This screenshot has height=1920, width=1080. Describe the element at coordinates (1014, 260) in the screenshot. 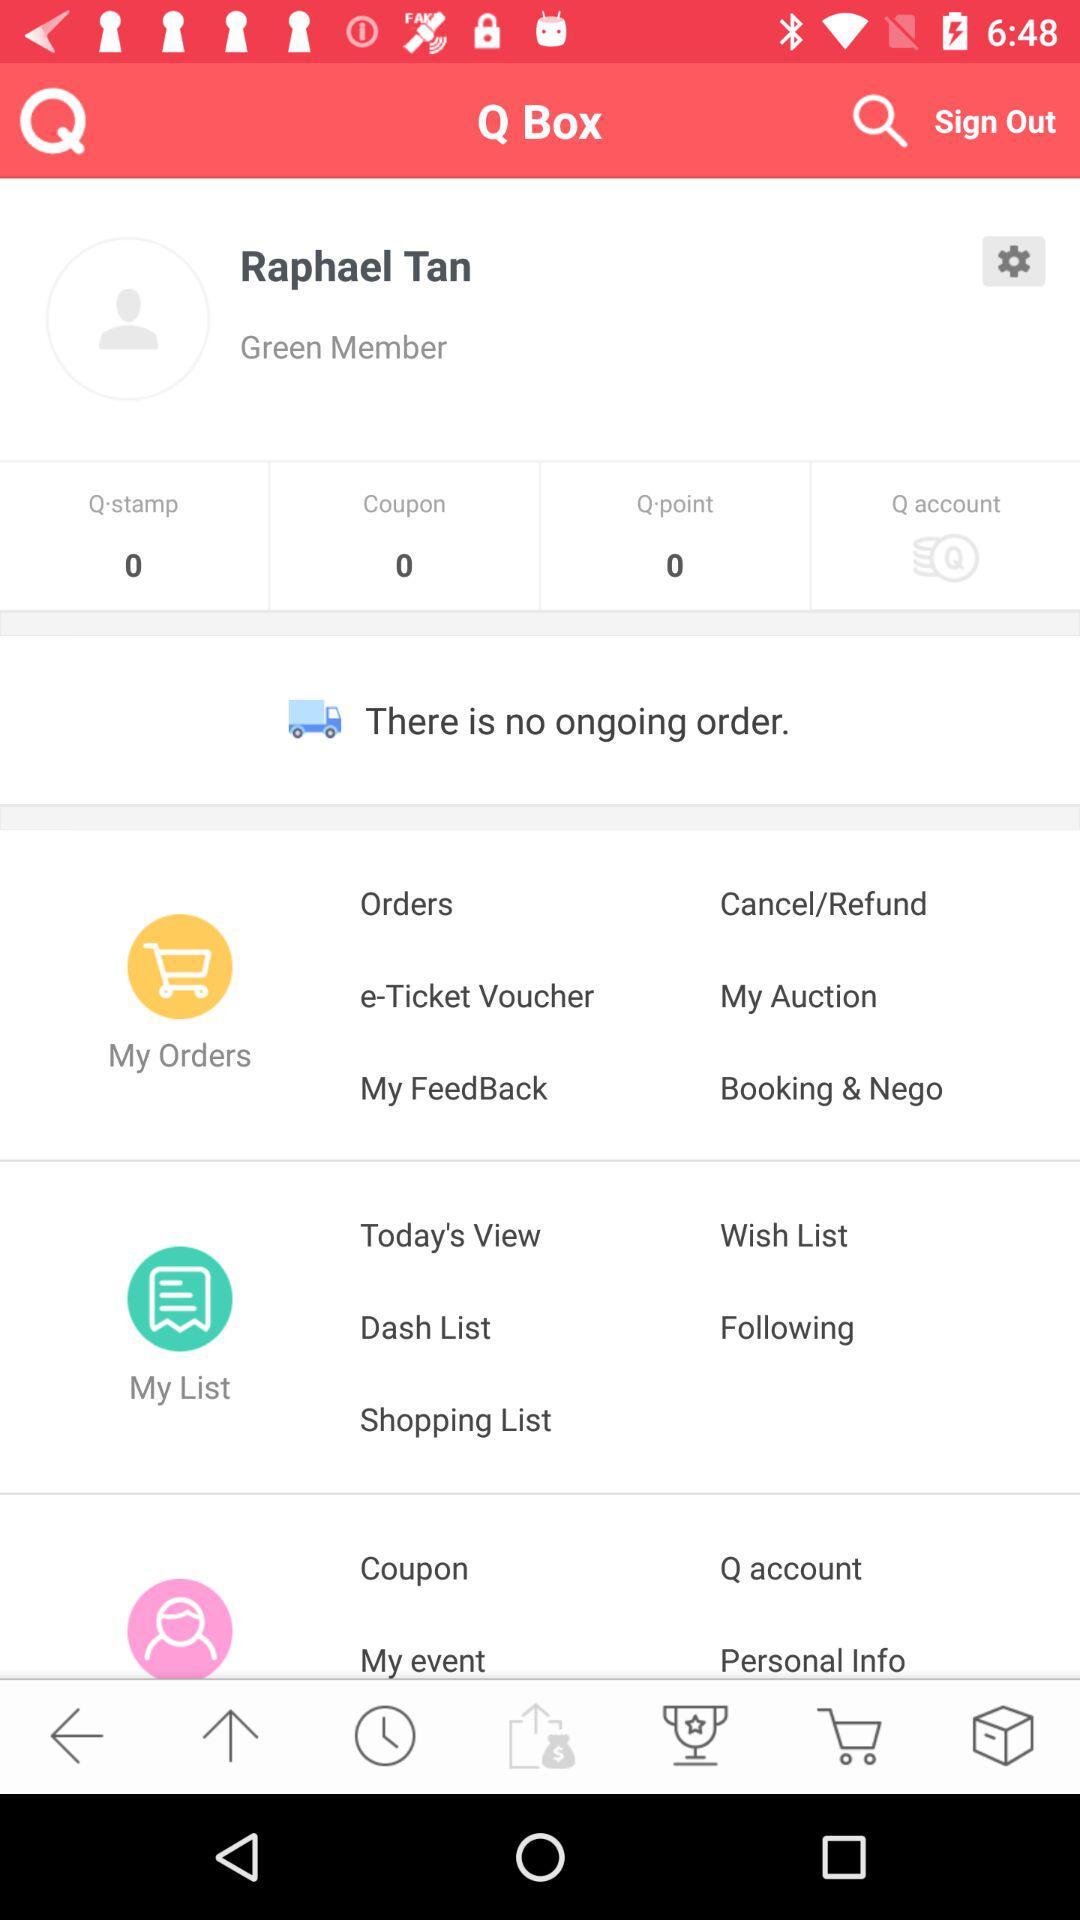

I see `check settings` at that location.